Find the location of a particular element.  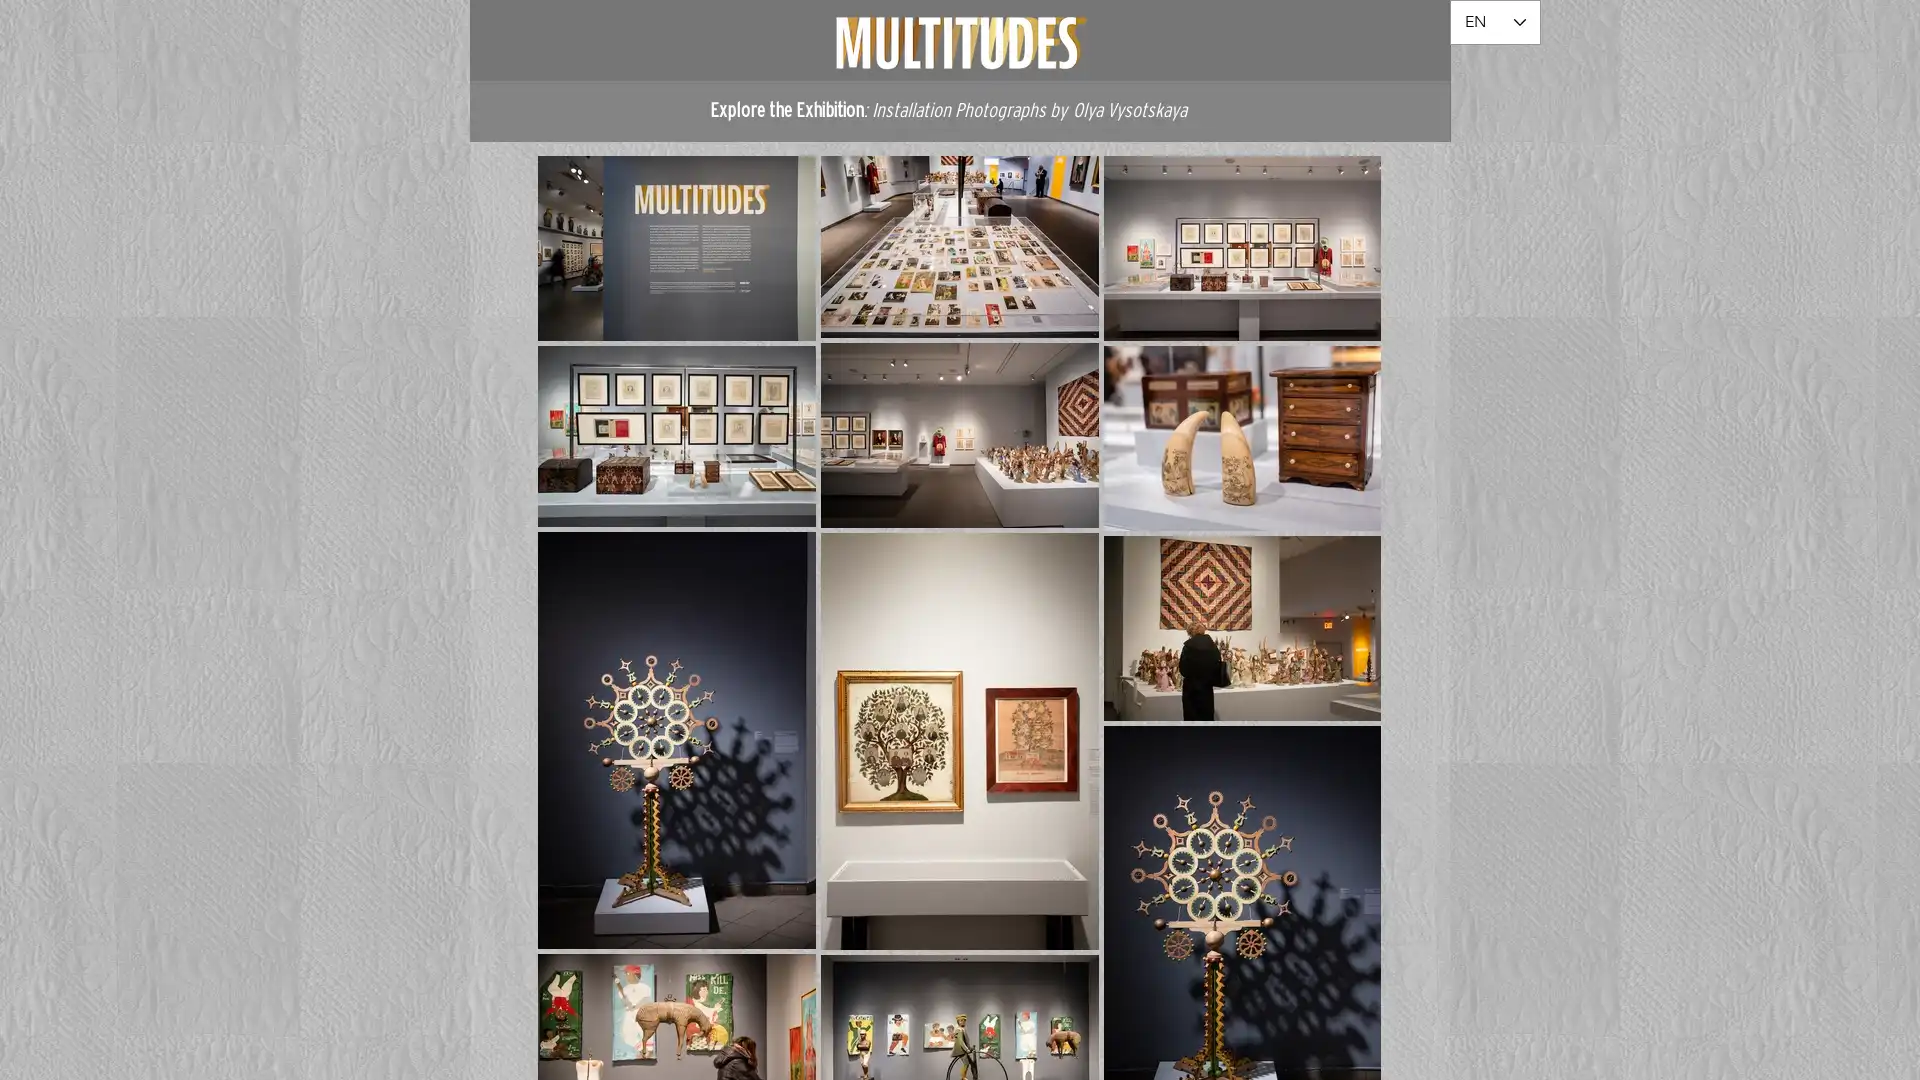

EX - 2022 - Multitudes - AFAM - 092.jpg is located at coordinates (676, 247).